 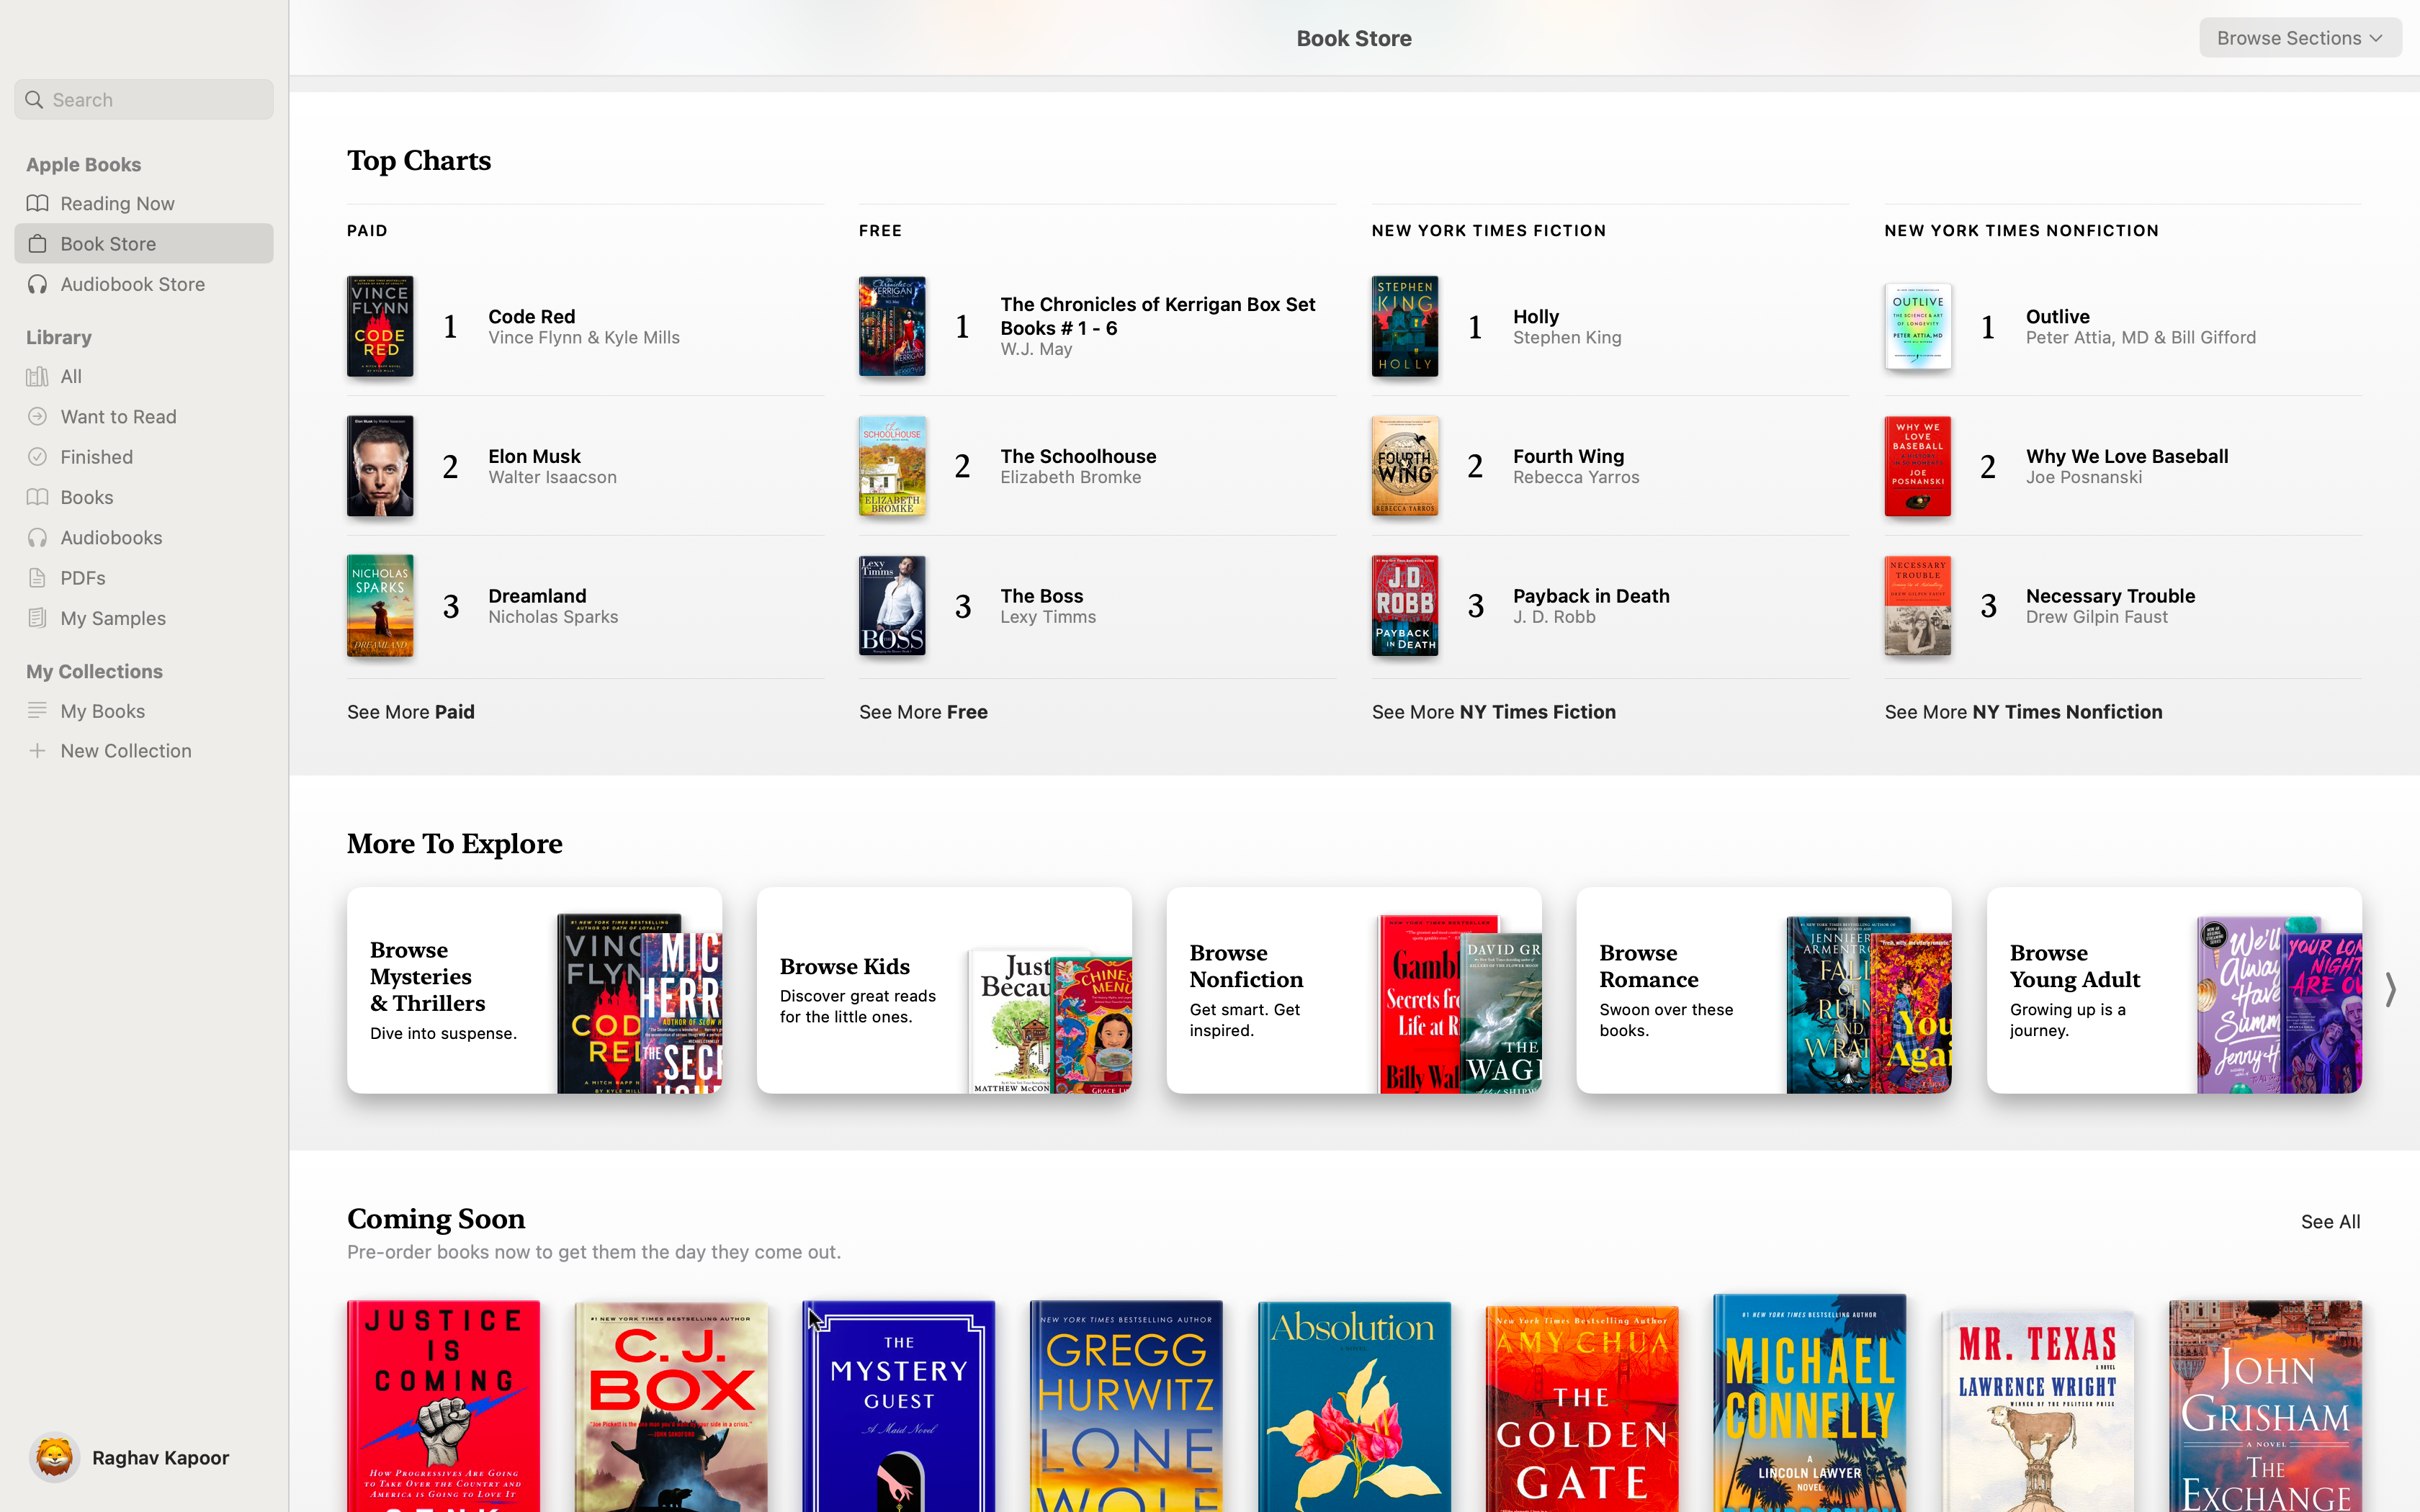 What do you see at coordinates (533, 989) in the screenshot?
I see `"Mystery Books" in the "More to Explore" section` at bounding box center [533, 989].